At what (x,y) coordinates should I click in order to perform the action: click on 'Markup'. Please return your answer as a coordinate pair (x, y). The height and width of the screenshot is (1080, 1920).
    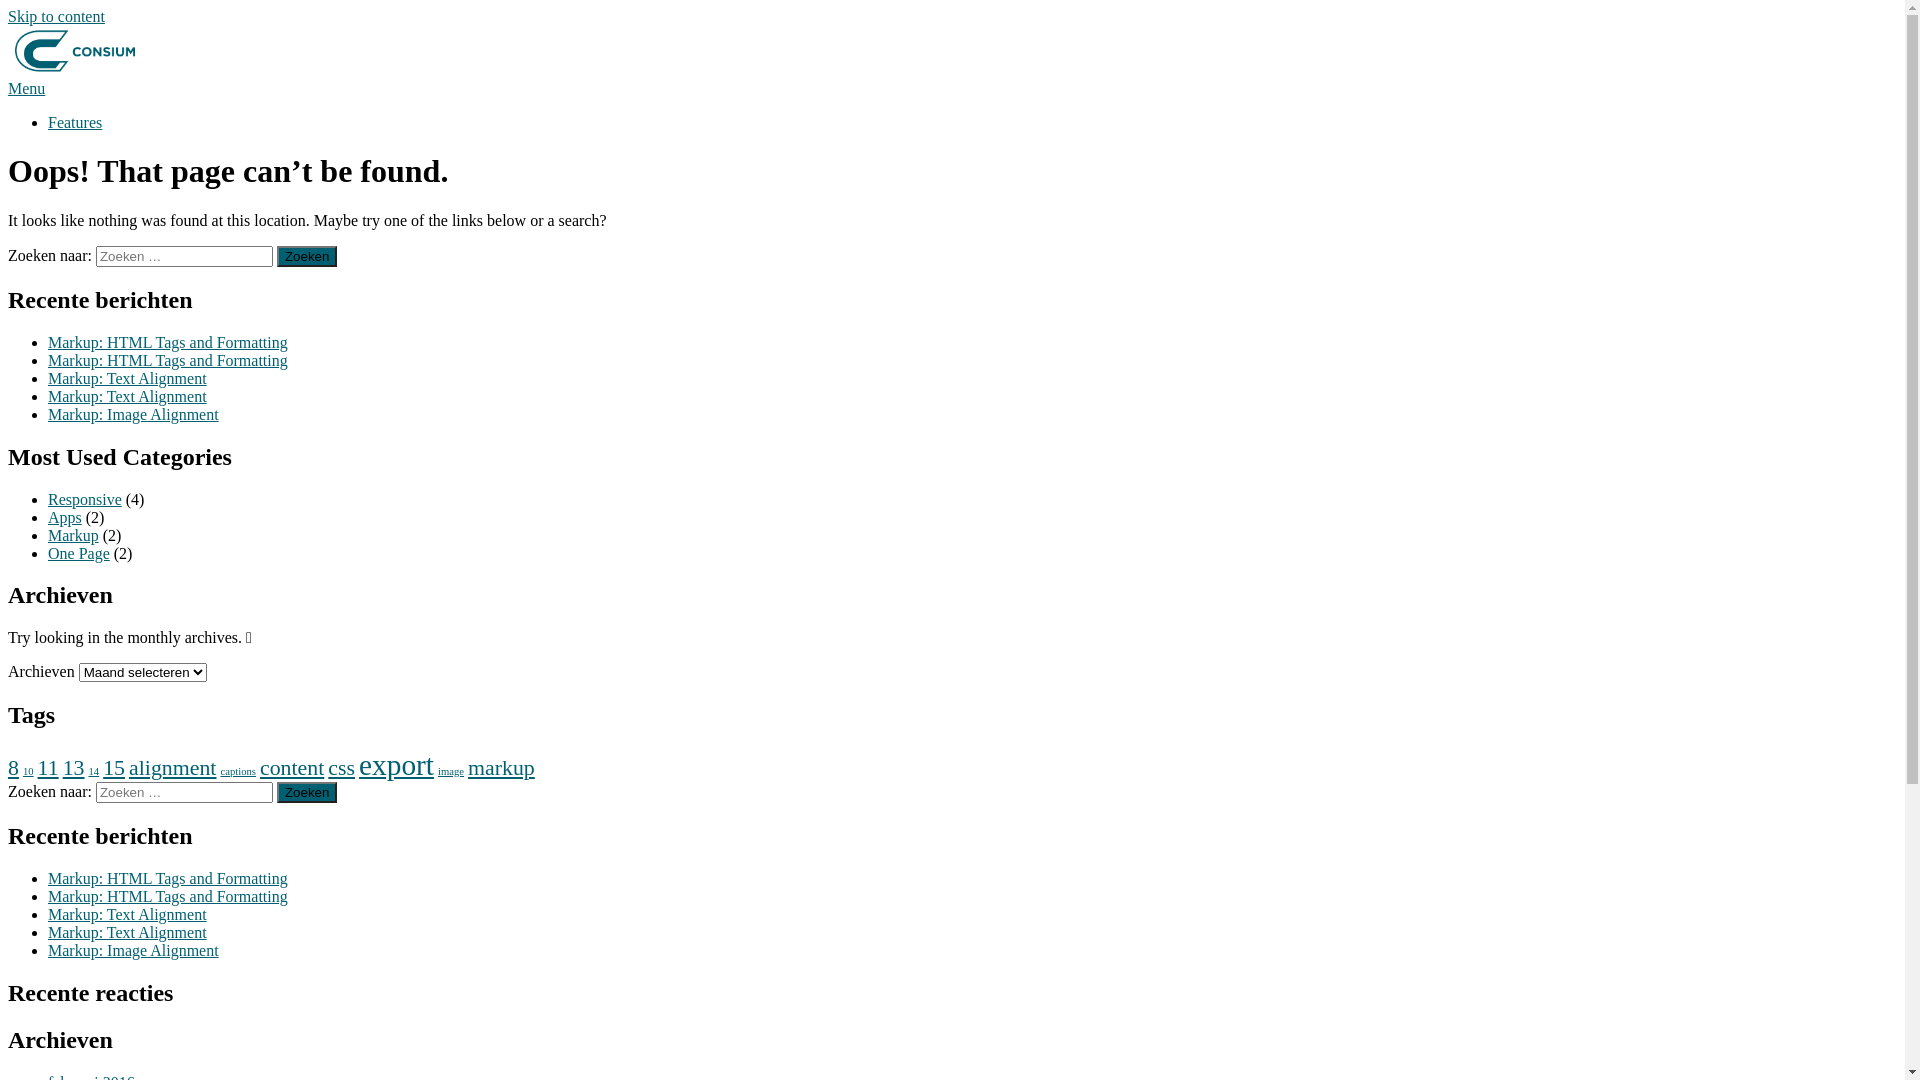
    Looking at the image, I should click on (73, 533).